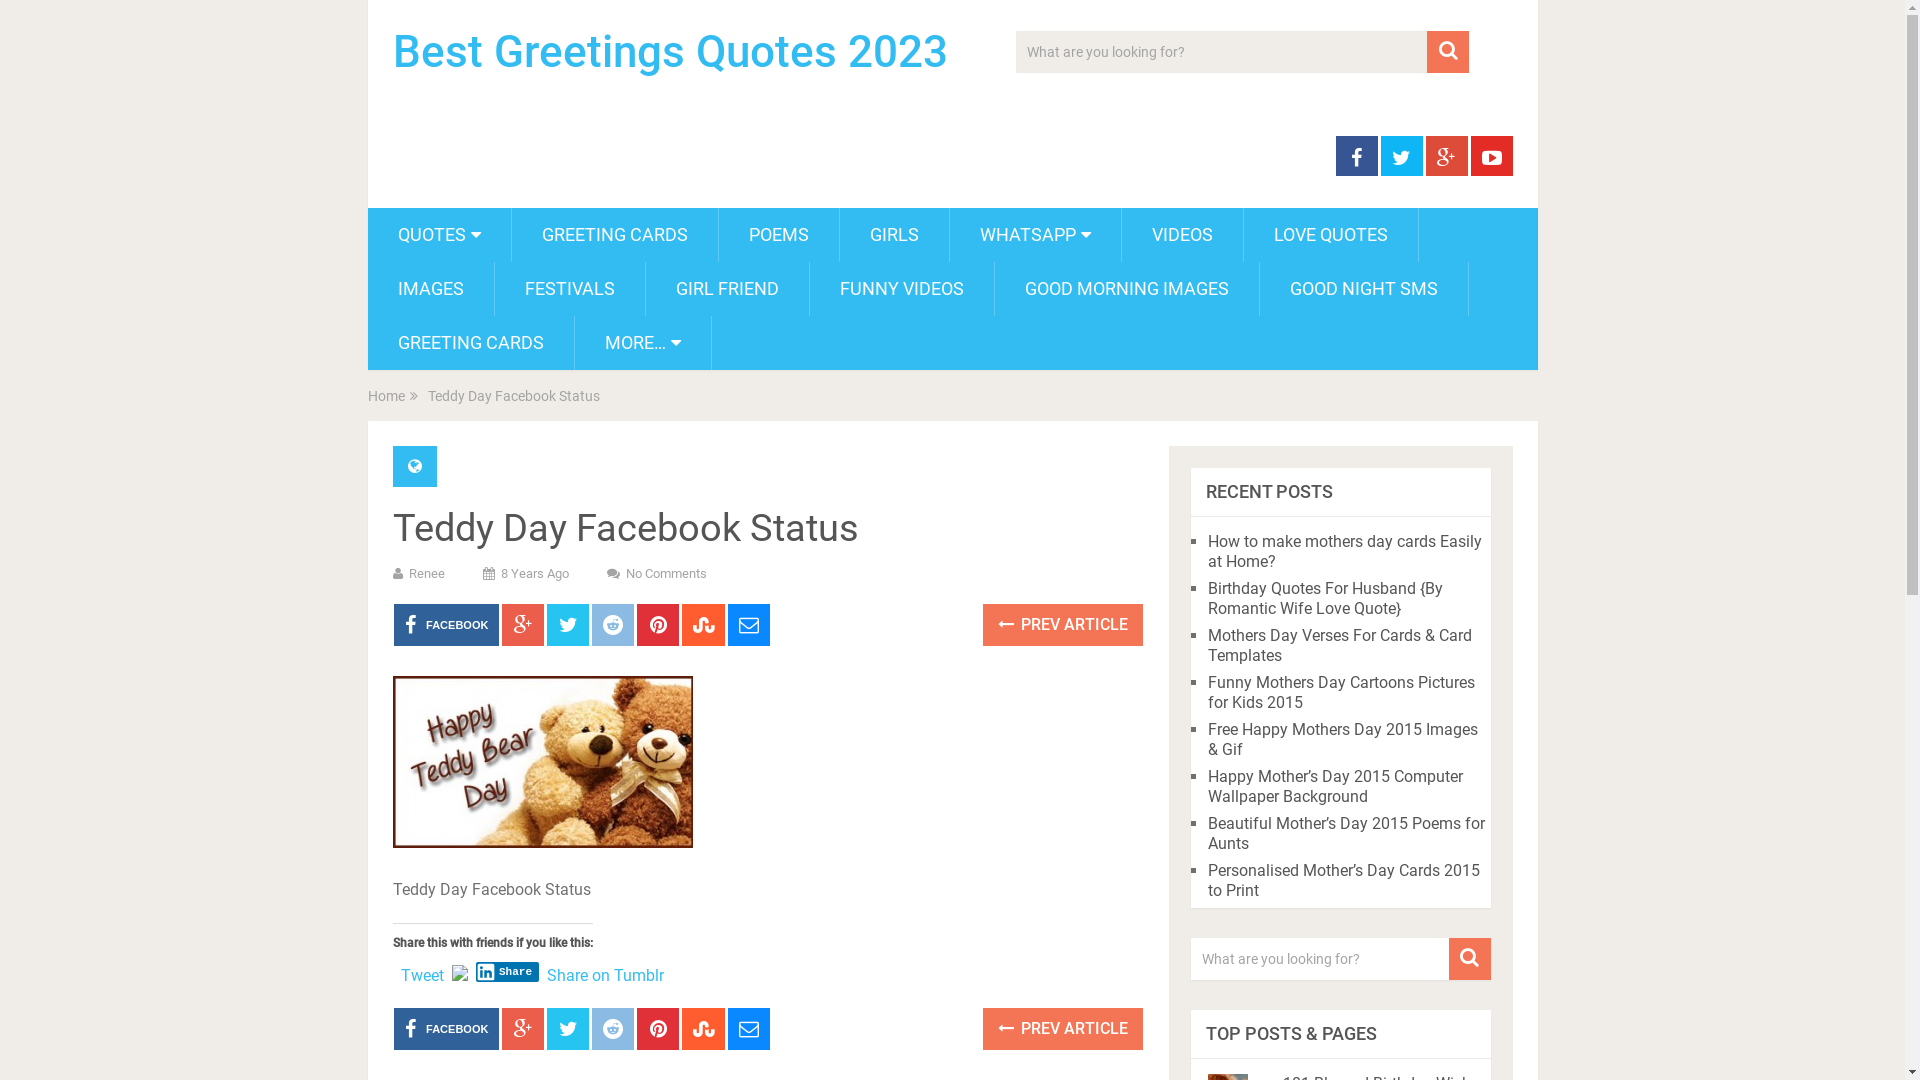 The image size is (1920, 1080). I want to click on 'PREV ARTICLE', so click(1061, 623).